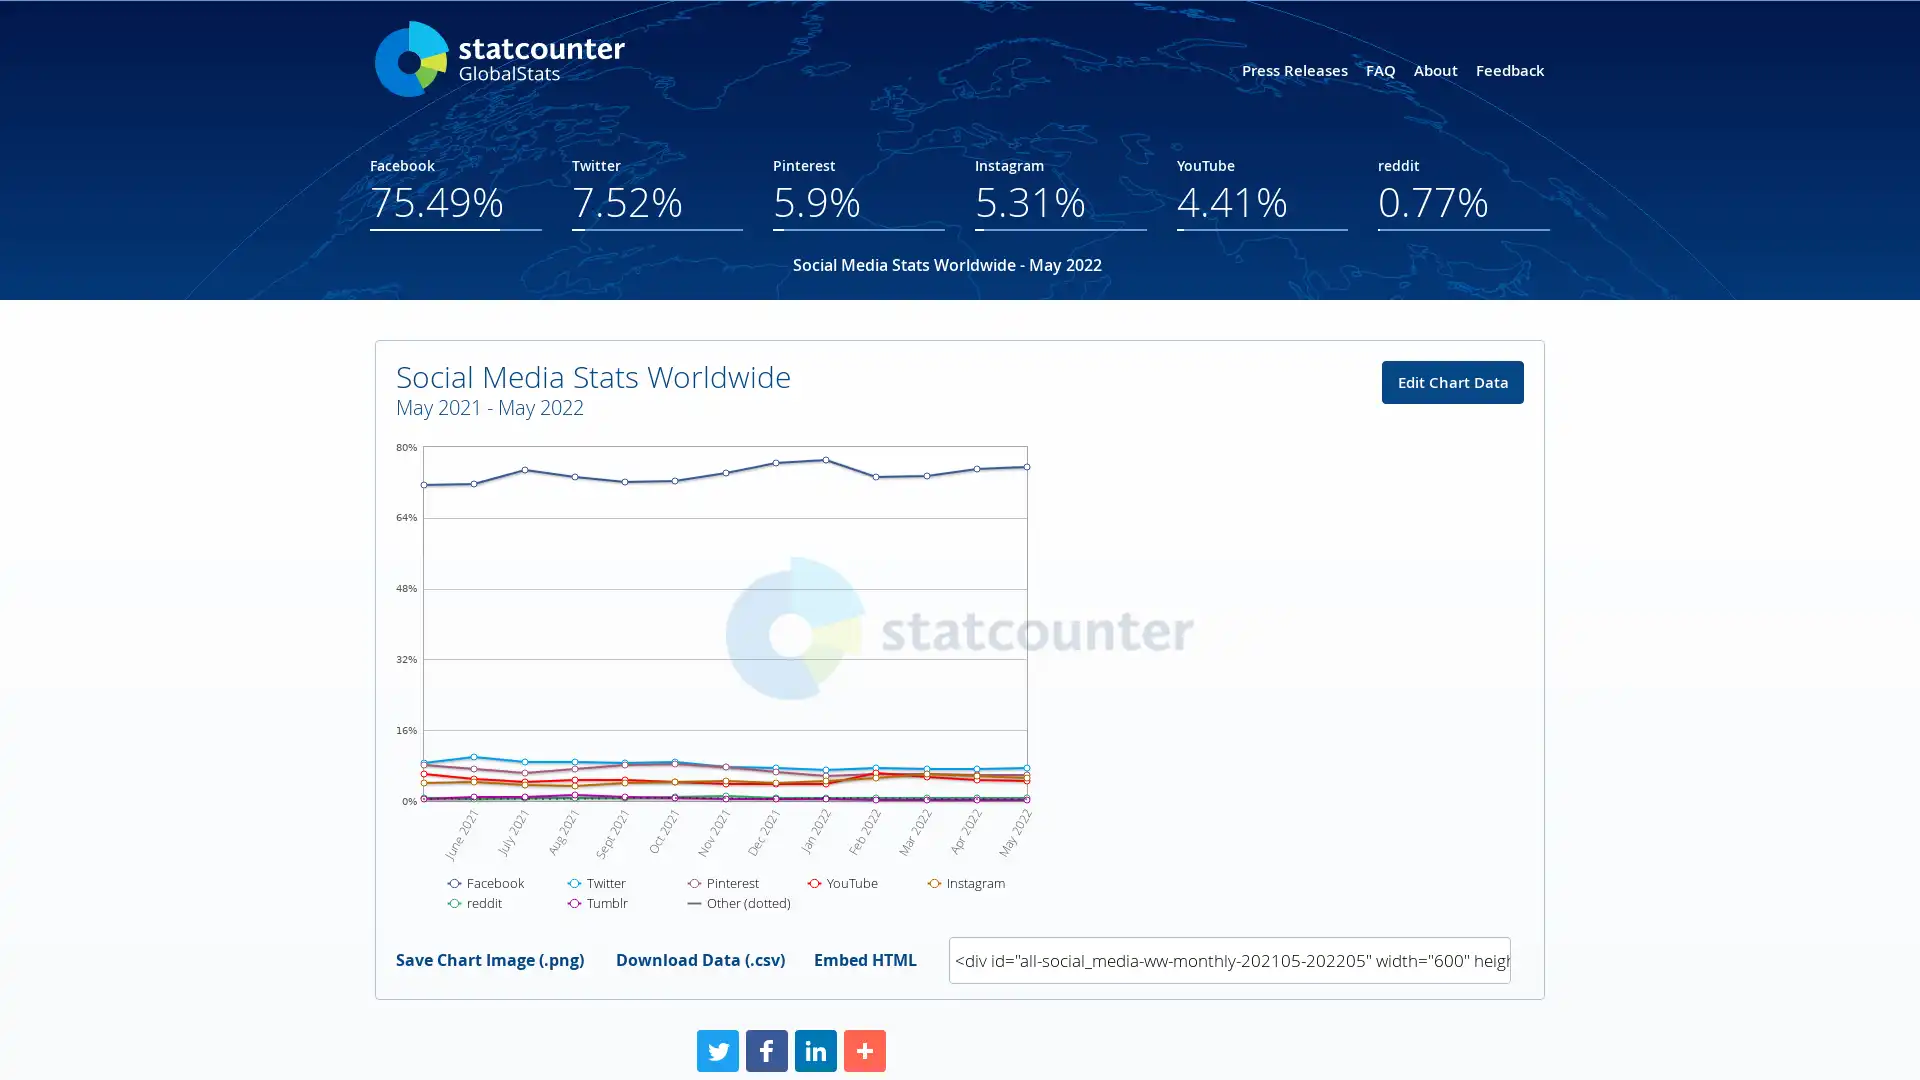 This screenshot has height=1080, width=1920. Describe the element at coordinates (972, 1049) in the screenshot. I see `Share to LinkedIn LinkedIn` at that location.